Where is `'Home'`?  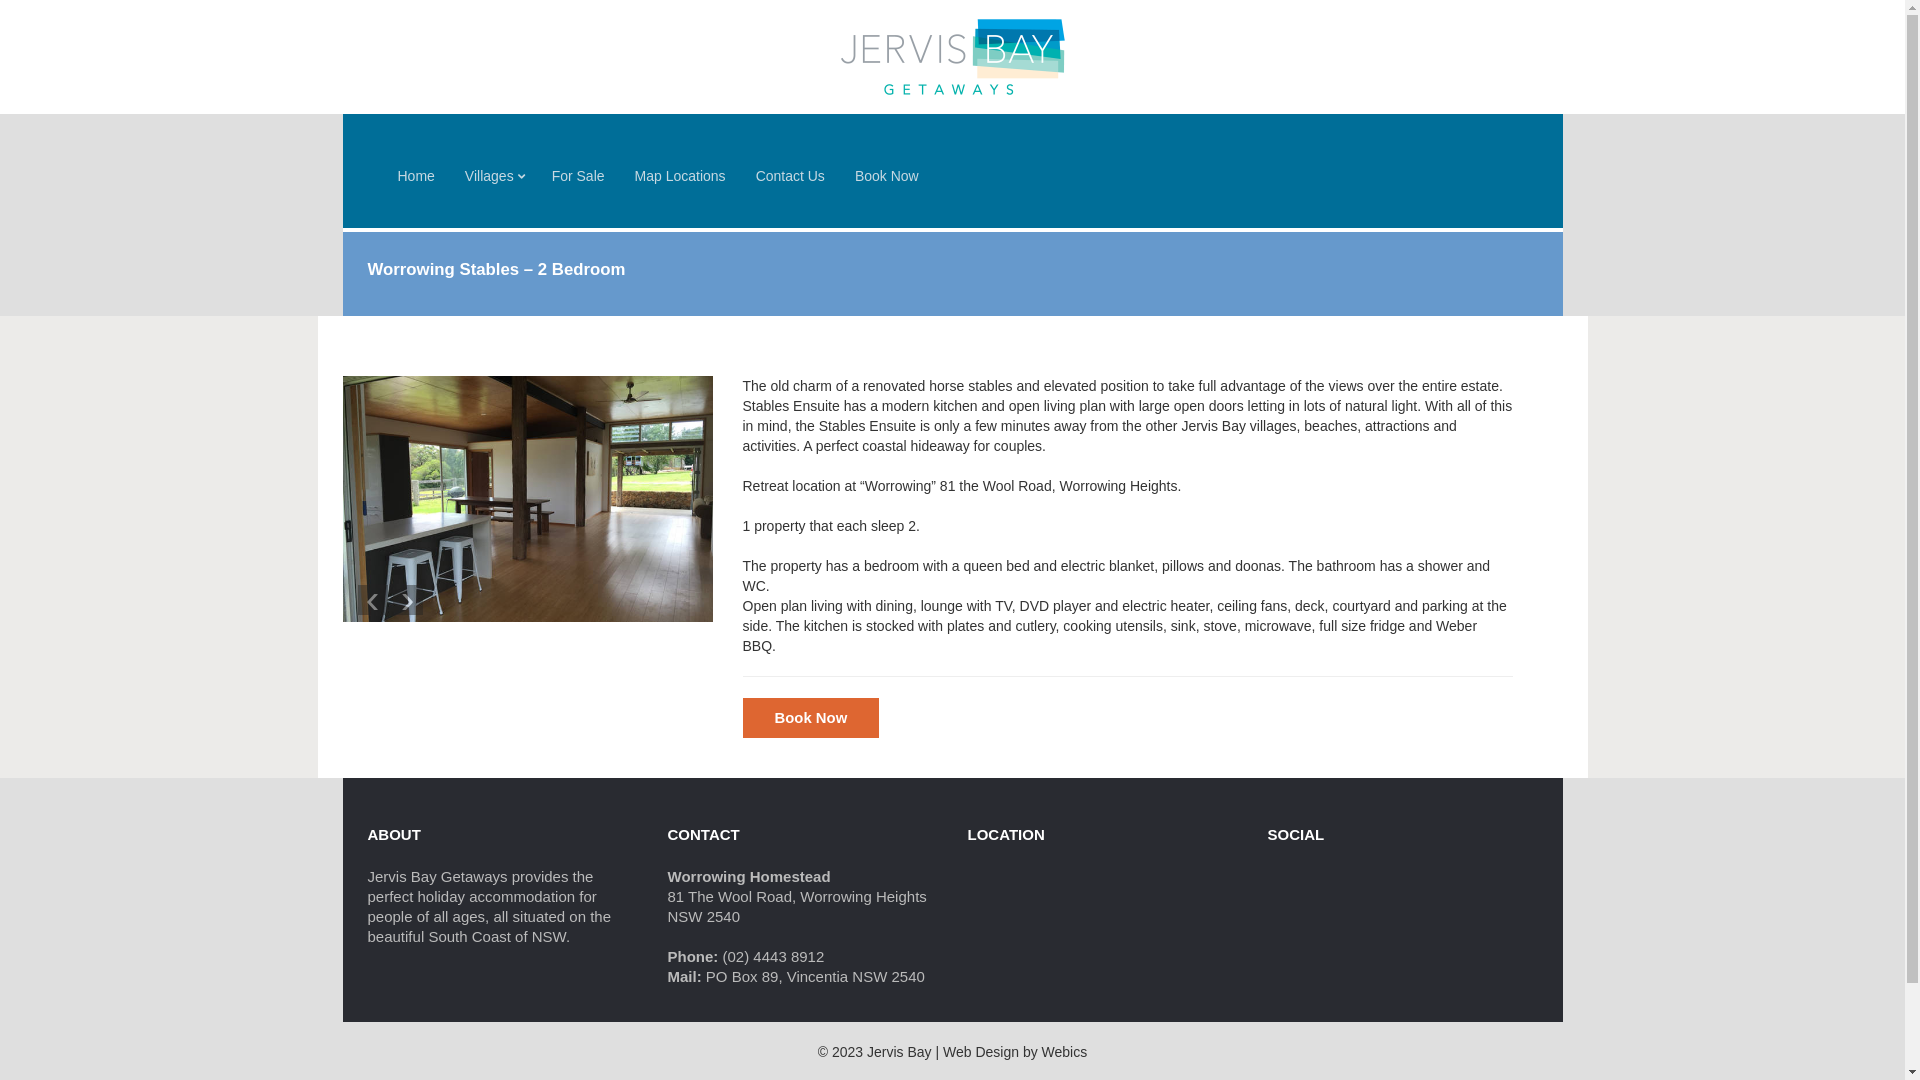 'Home' is located at coordinates (415, 175).